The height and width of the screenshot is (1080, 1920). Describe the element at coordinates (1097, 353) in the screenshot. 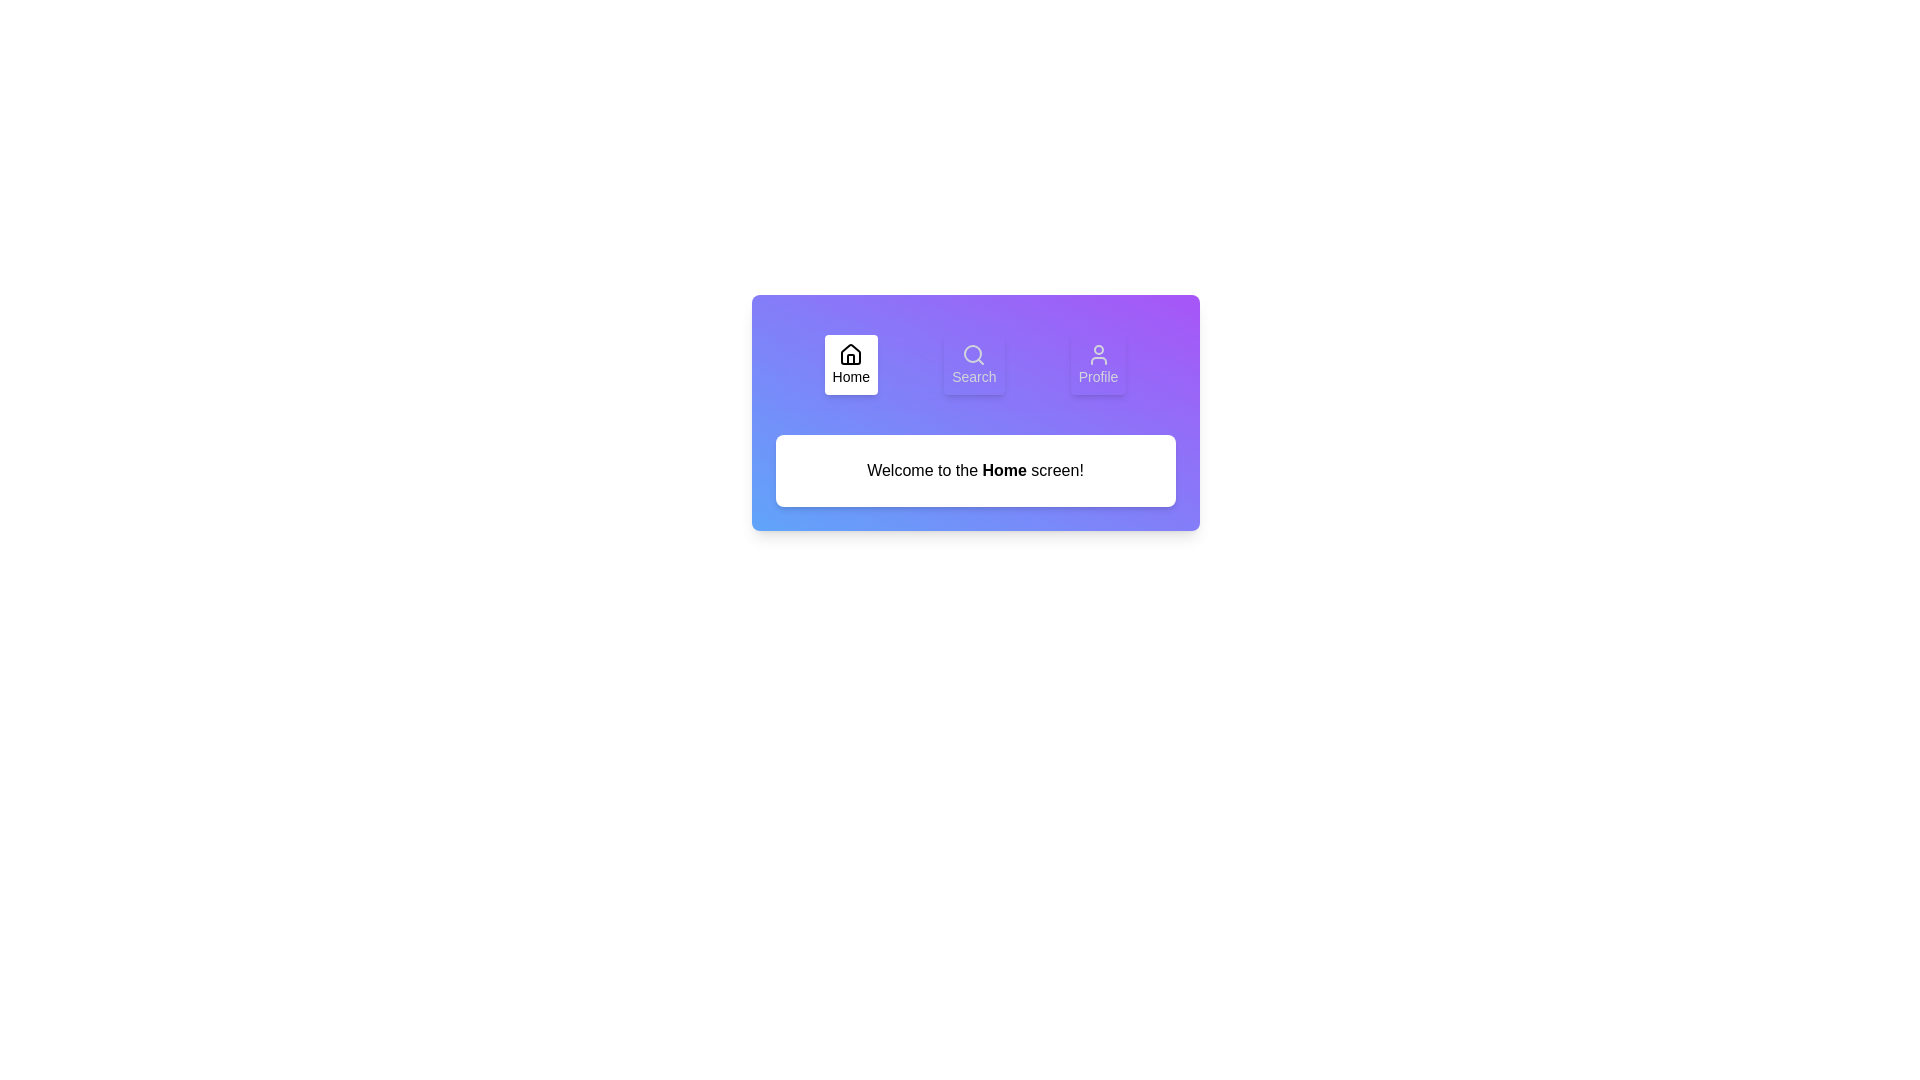

I see `the user profile icon, which is the third menu item at the top-center of the interface` at that location.